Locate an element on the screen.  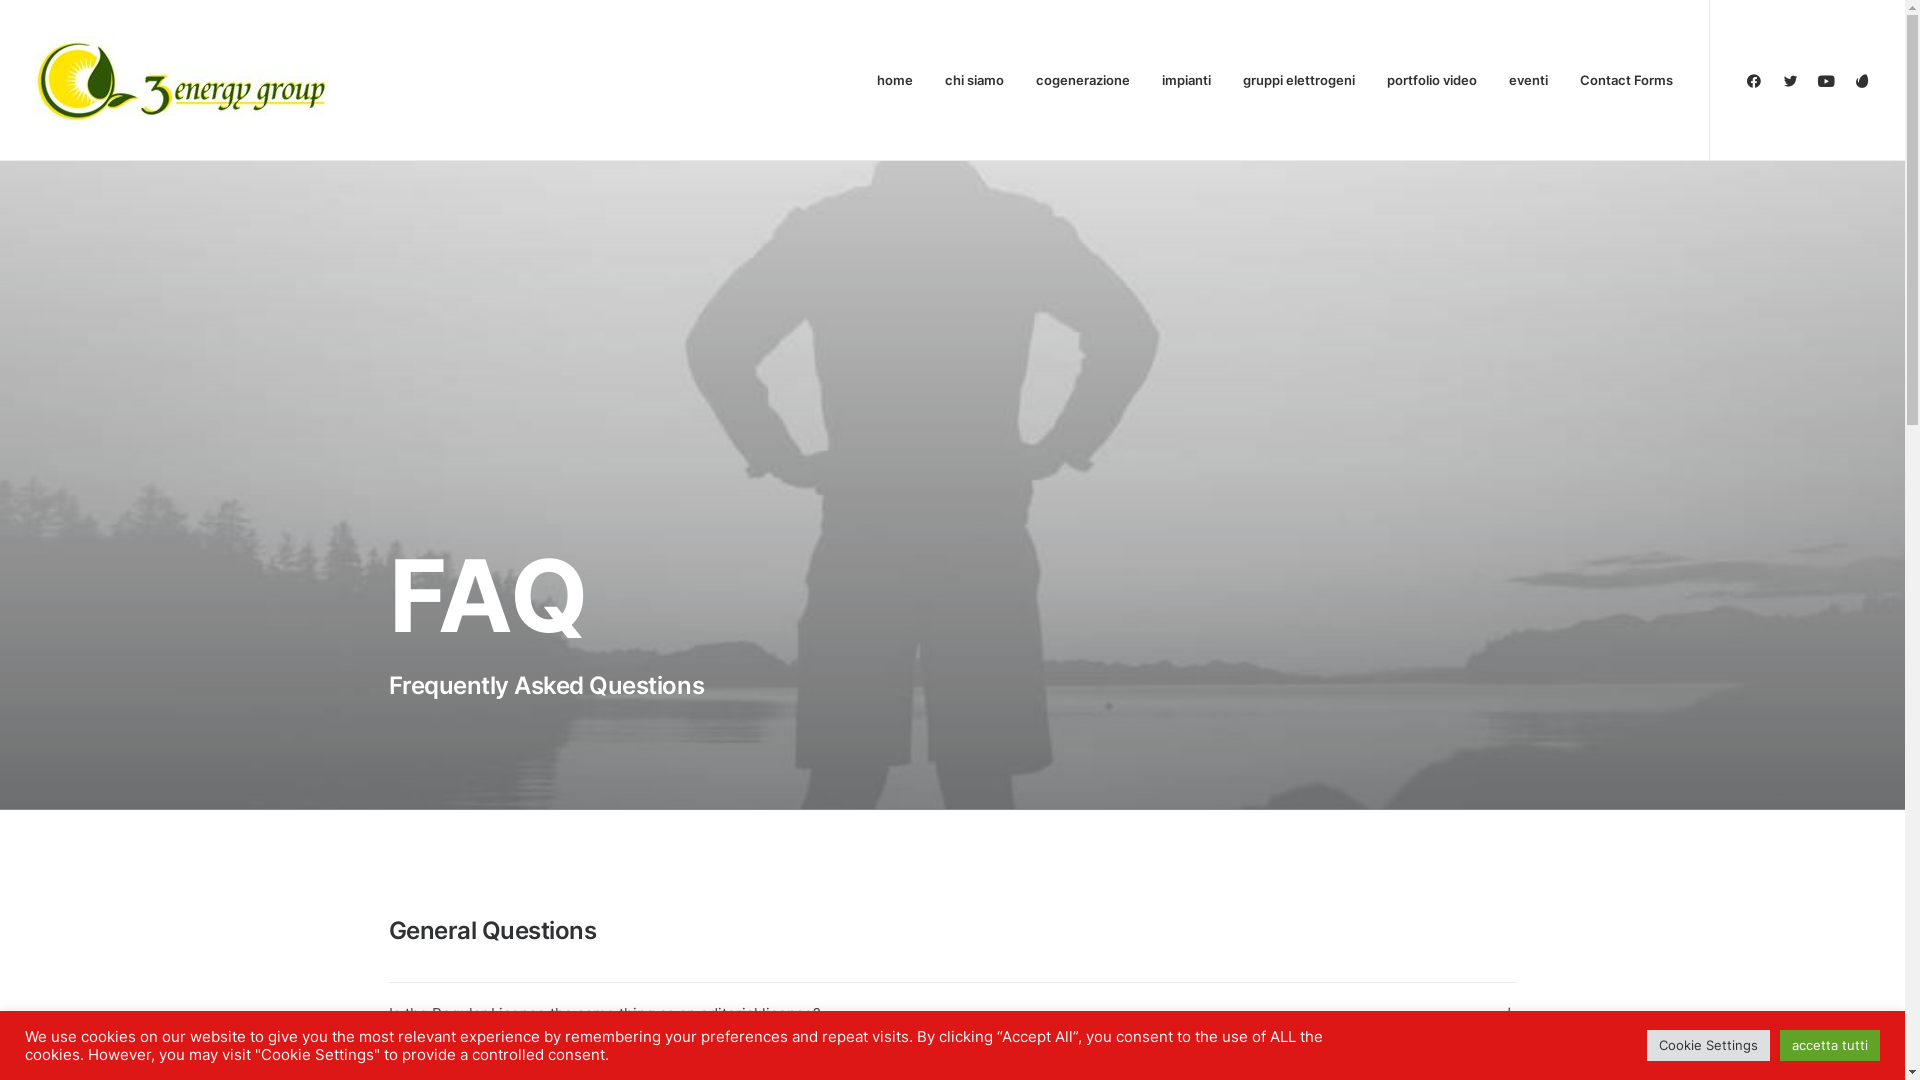
'accetta tutti' is located at coordinates (1780, 1044).